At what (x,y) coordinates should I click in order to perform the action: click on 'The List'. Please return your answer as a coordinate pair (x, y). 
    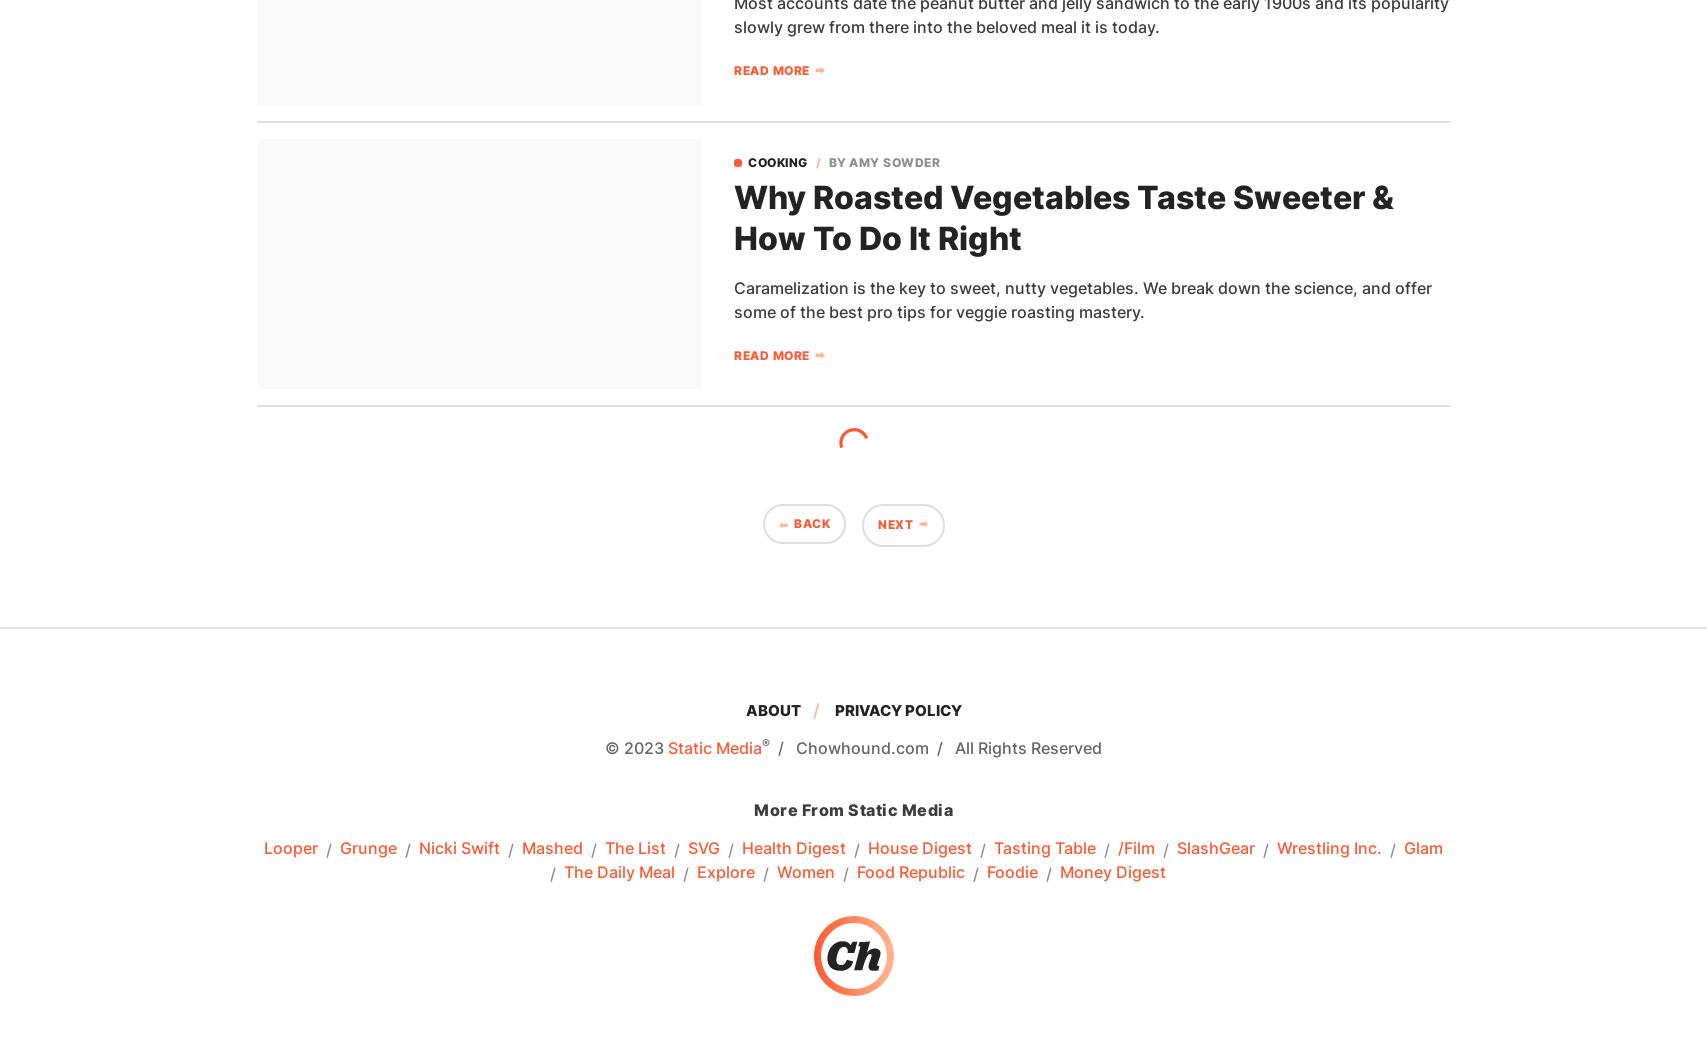
    Looking at the image, I should click on (635, 848).